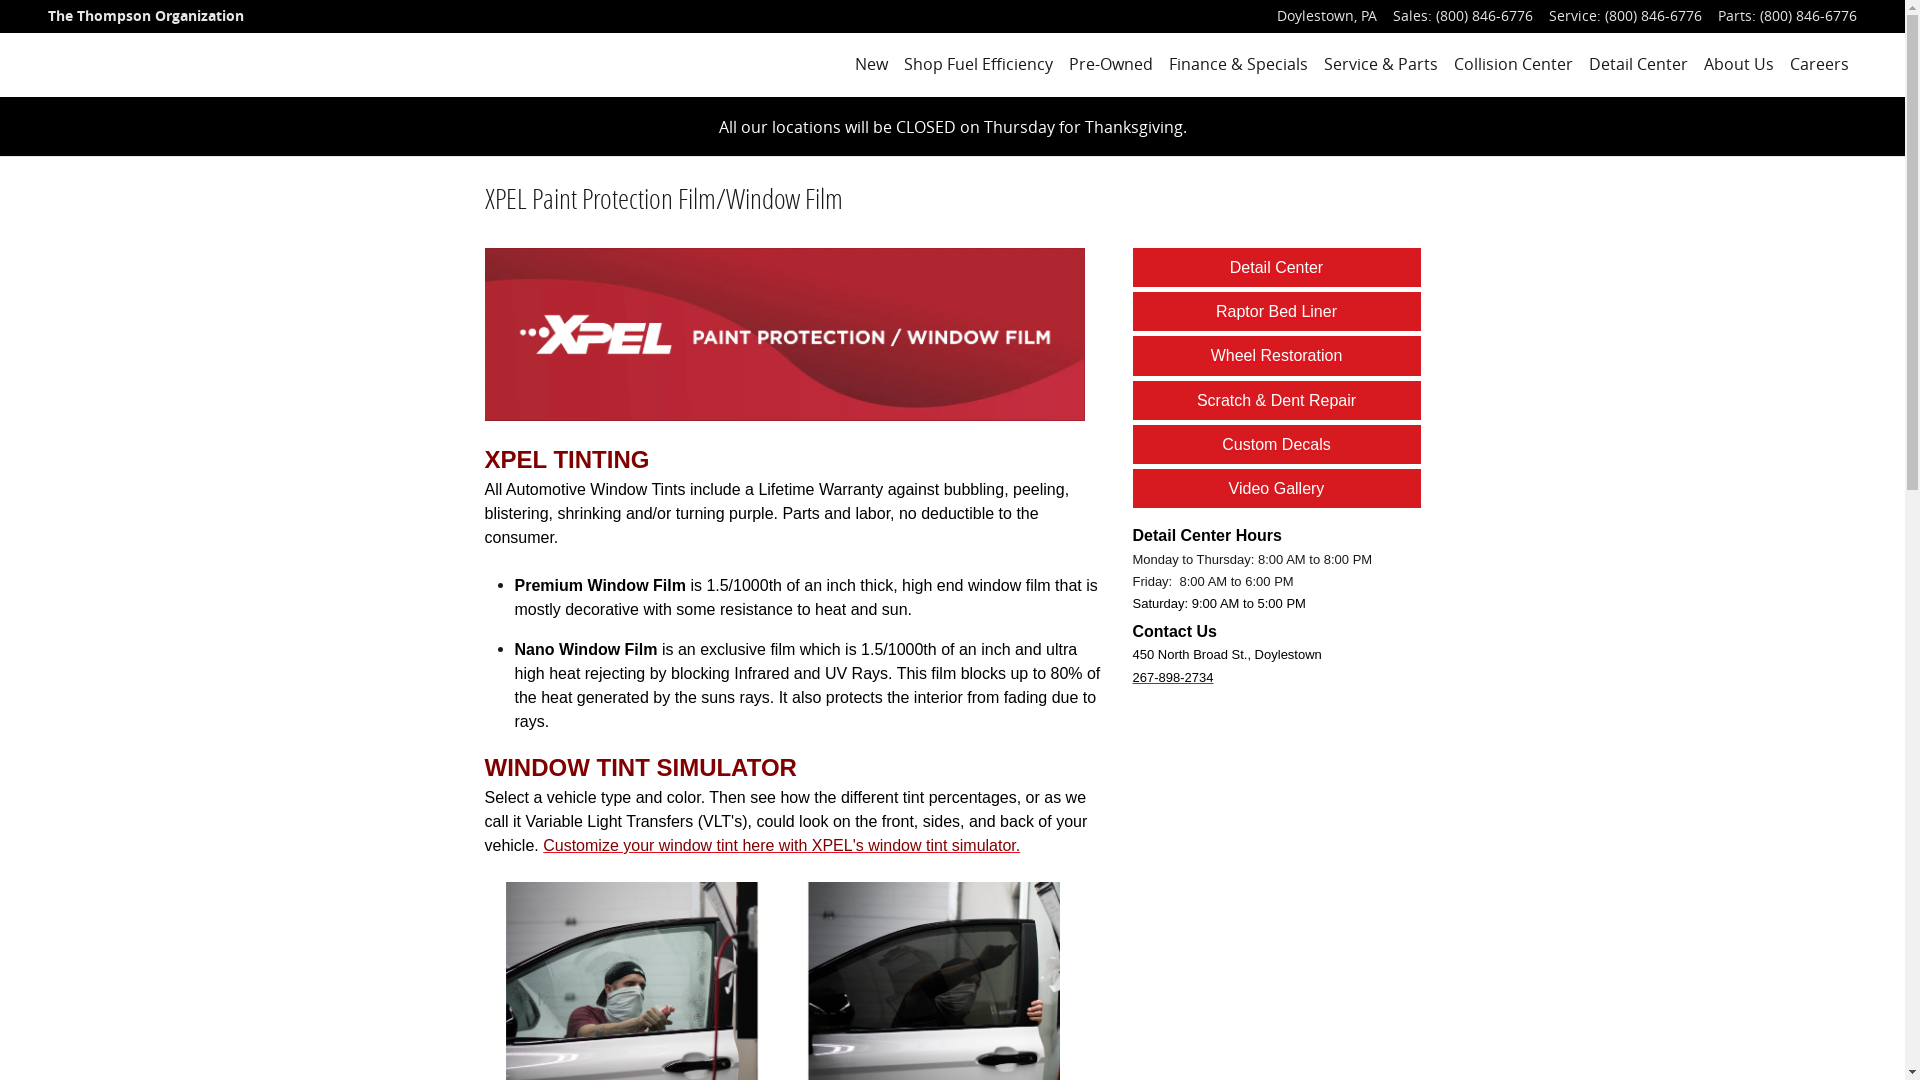  What do you see at coordinates (1221, 443) in the screenshot?
I see `'Custom Decals'` at bounding box center [1221, 443].